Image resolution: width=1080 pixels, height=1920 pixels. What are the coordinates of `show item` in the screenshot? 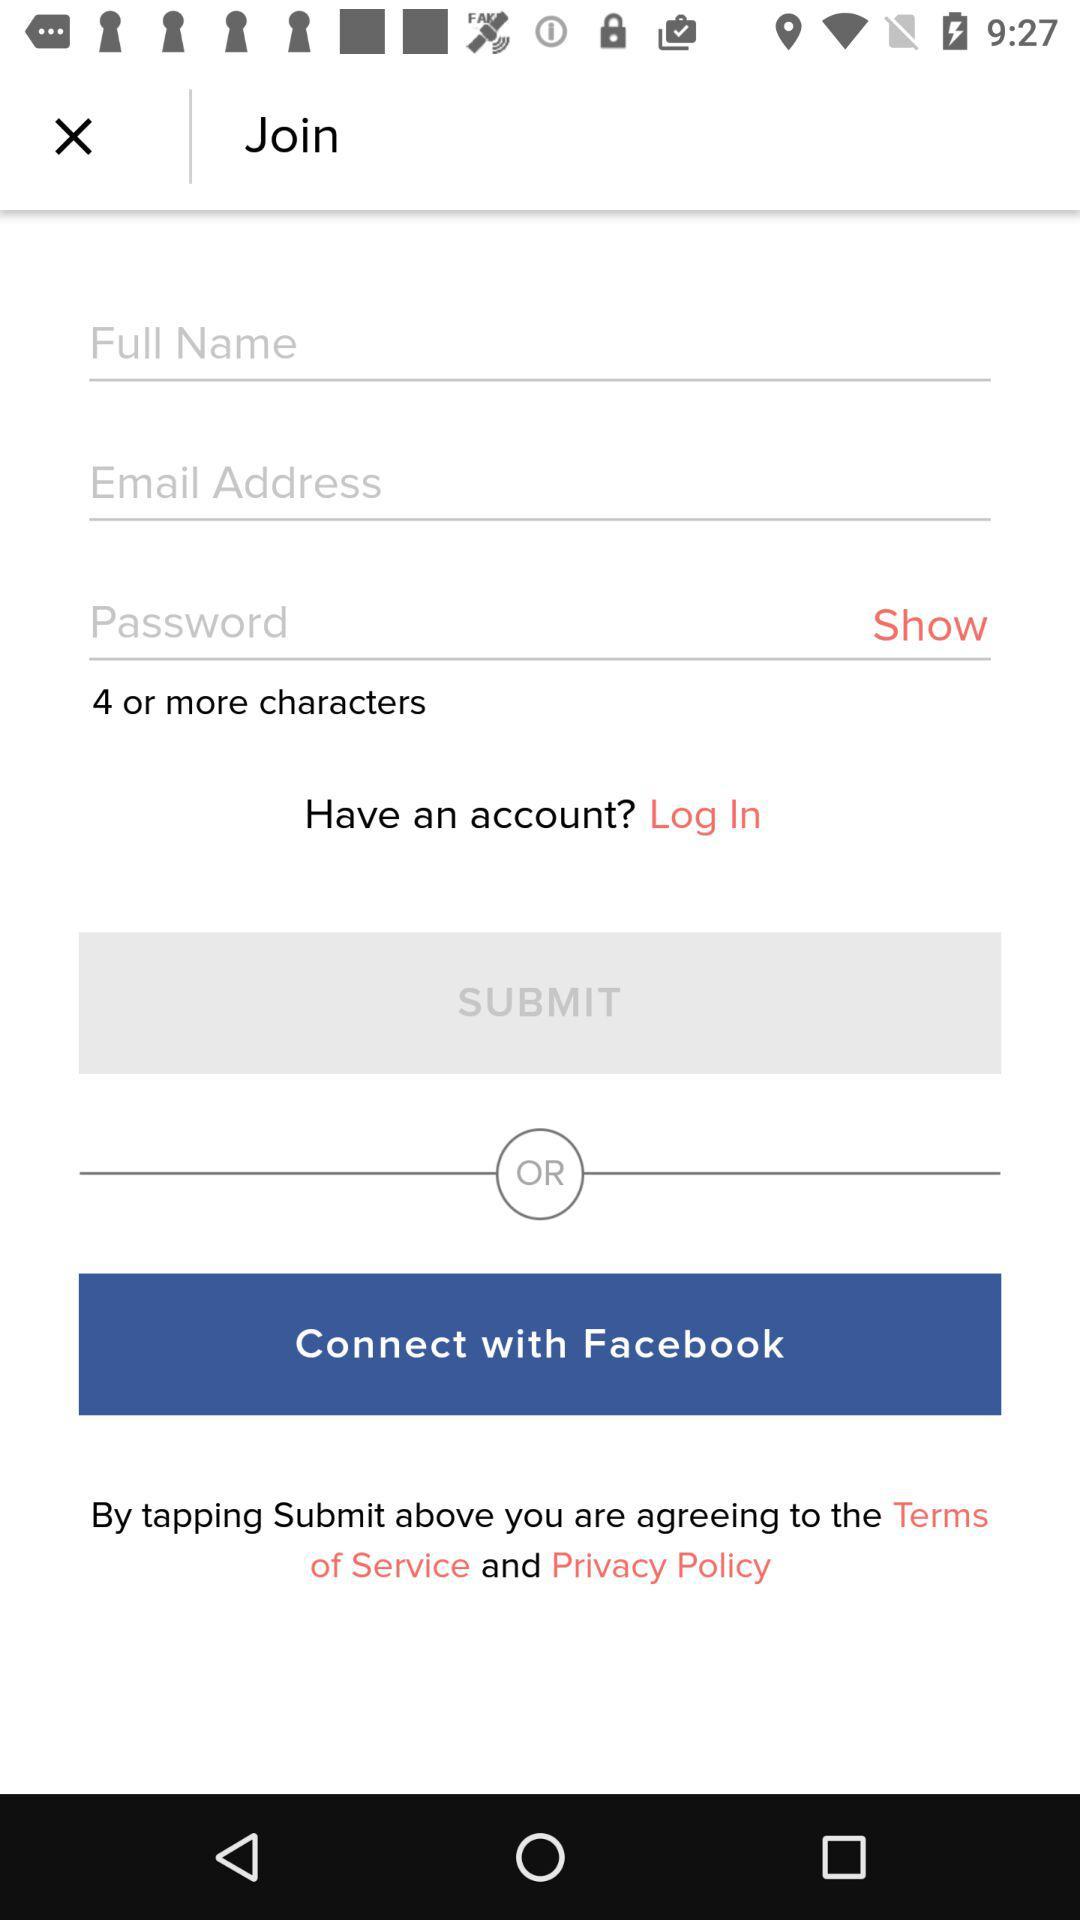 It's located at (929, 624).